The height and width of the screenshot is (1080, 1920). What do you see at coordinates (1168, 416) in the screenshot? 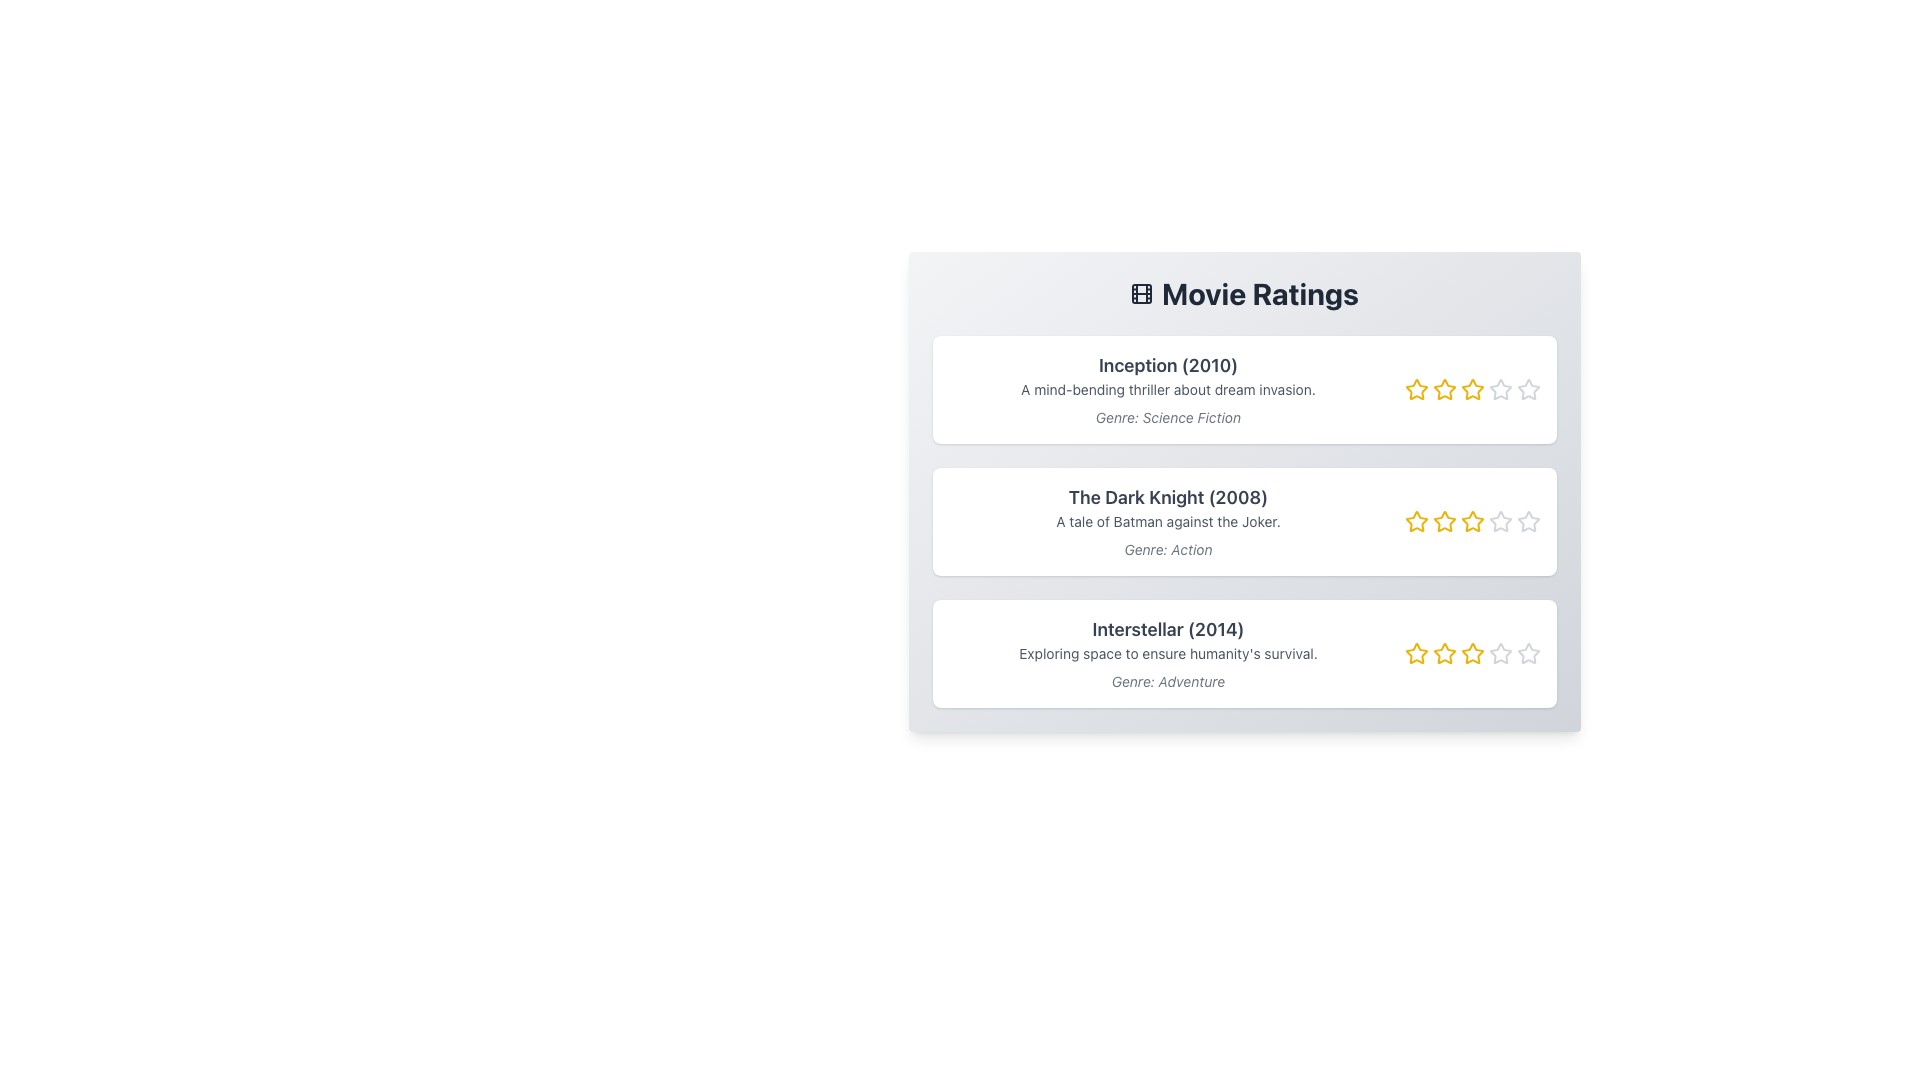
I see `text label indicating the genre of the movie 'Inception (2010)', which is 'Science Fiction', located below the descriptive text about the movie` at bounding box center [1168, 416].